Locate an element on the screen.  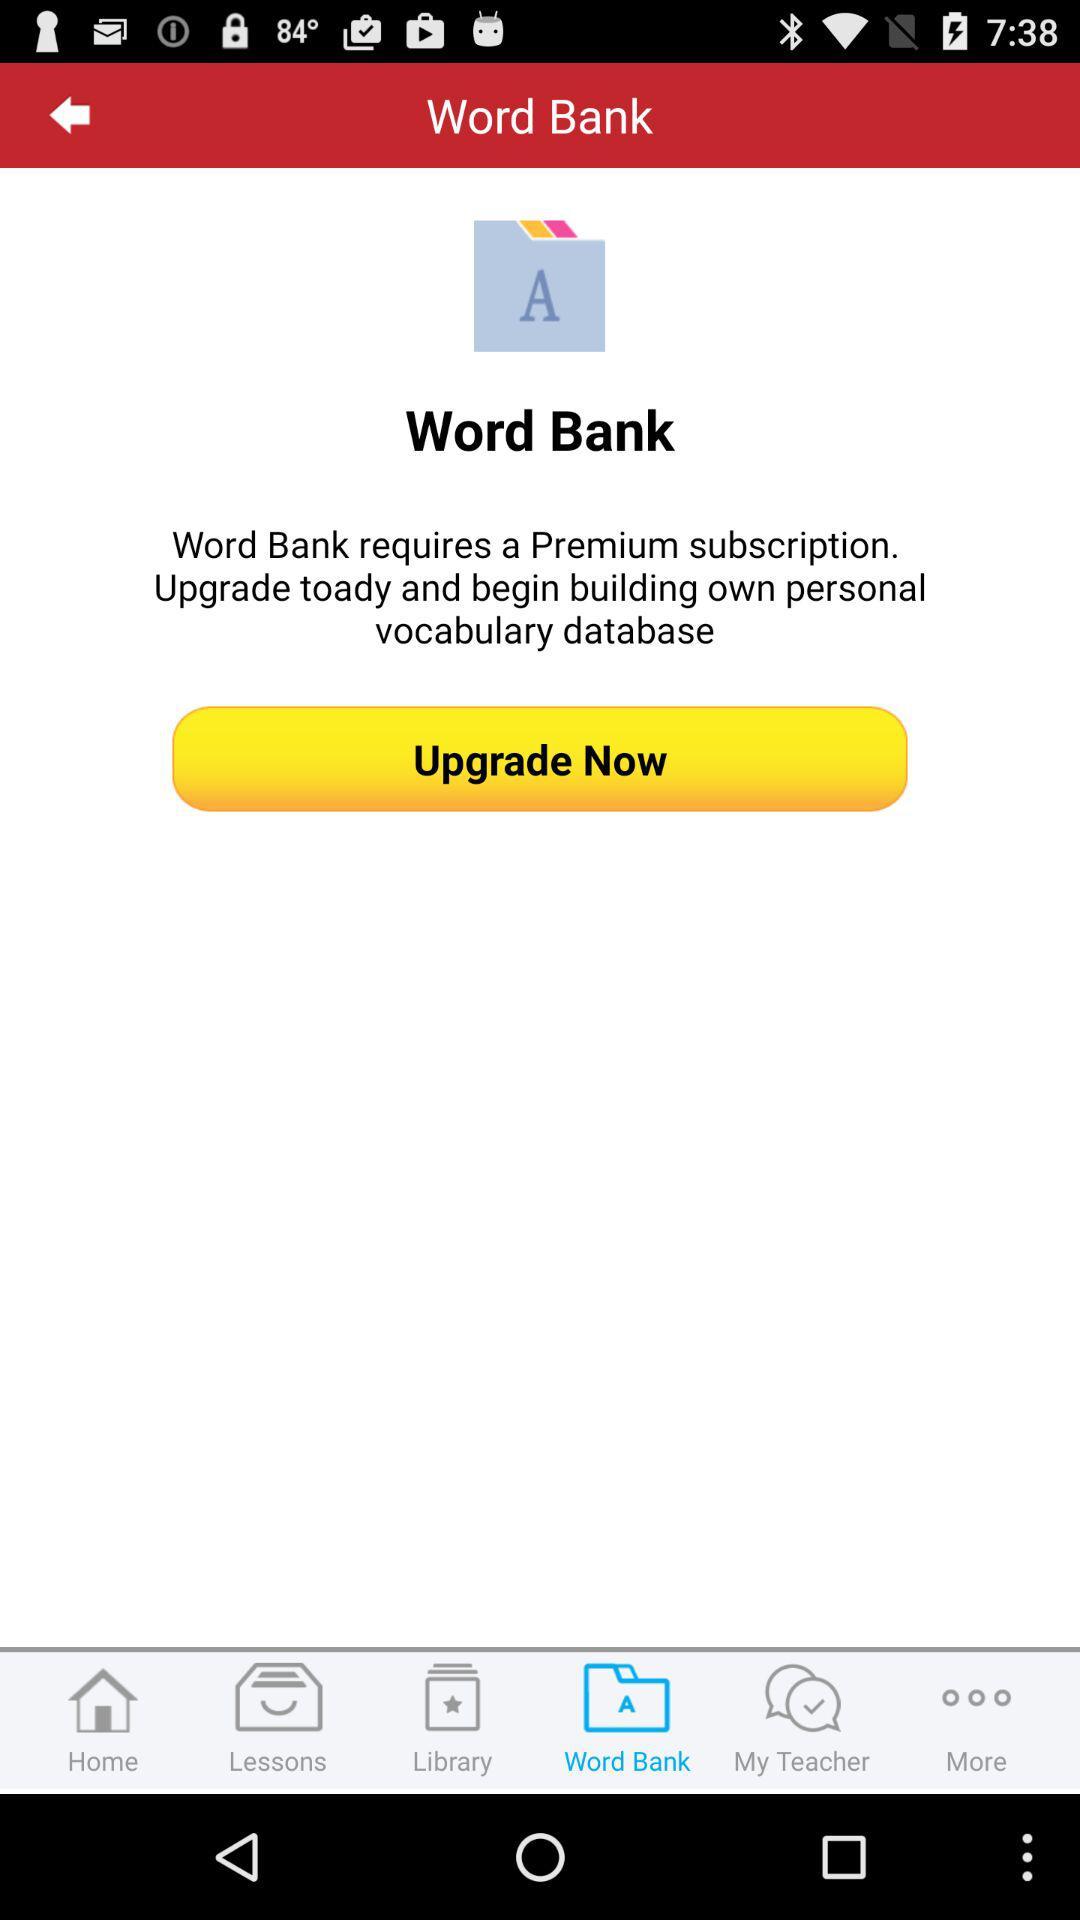
the arrow_backward icon is located at coordinates (69, 122).